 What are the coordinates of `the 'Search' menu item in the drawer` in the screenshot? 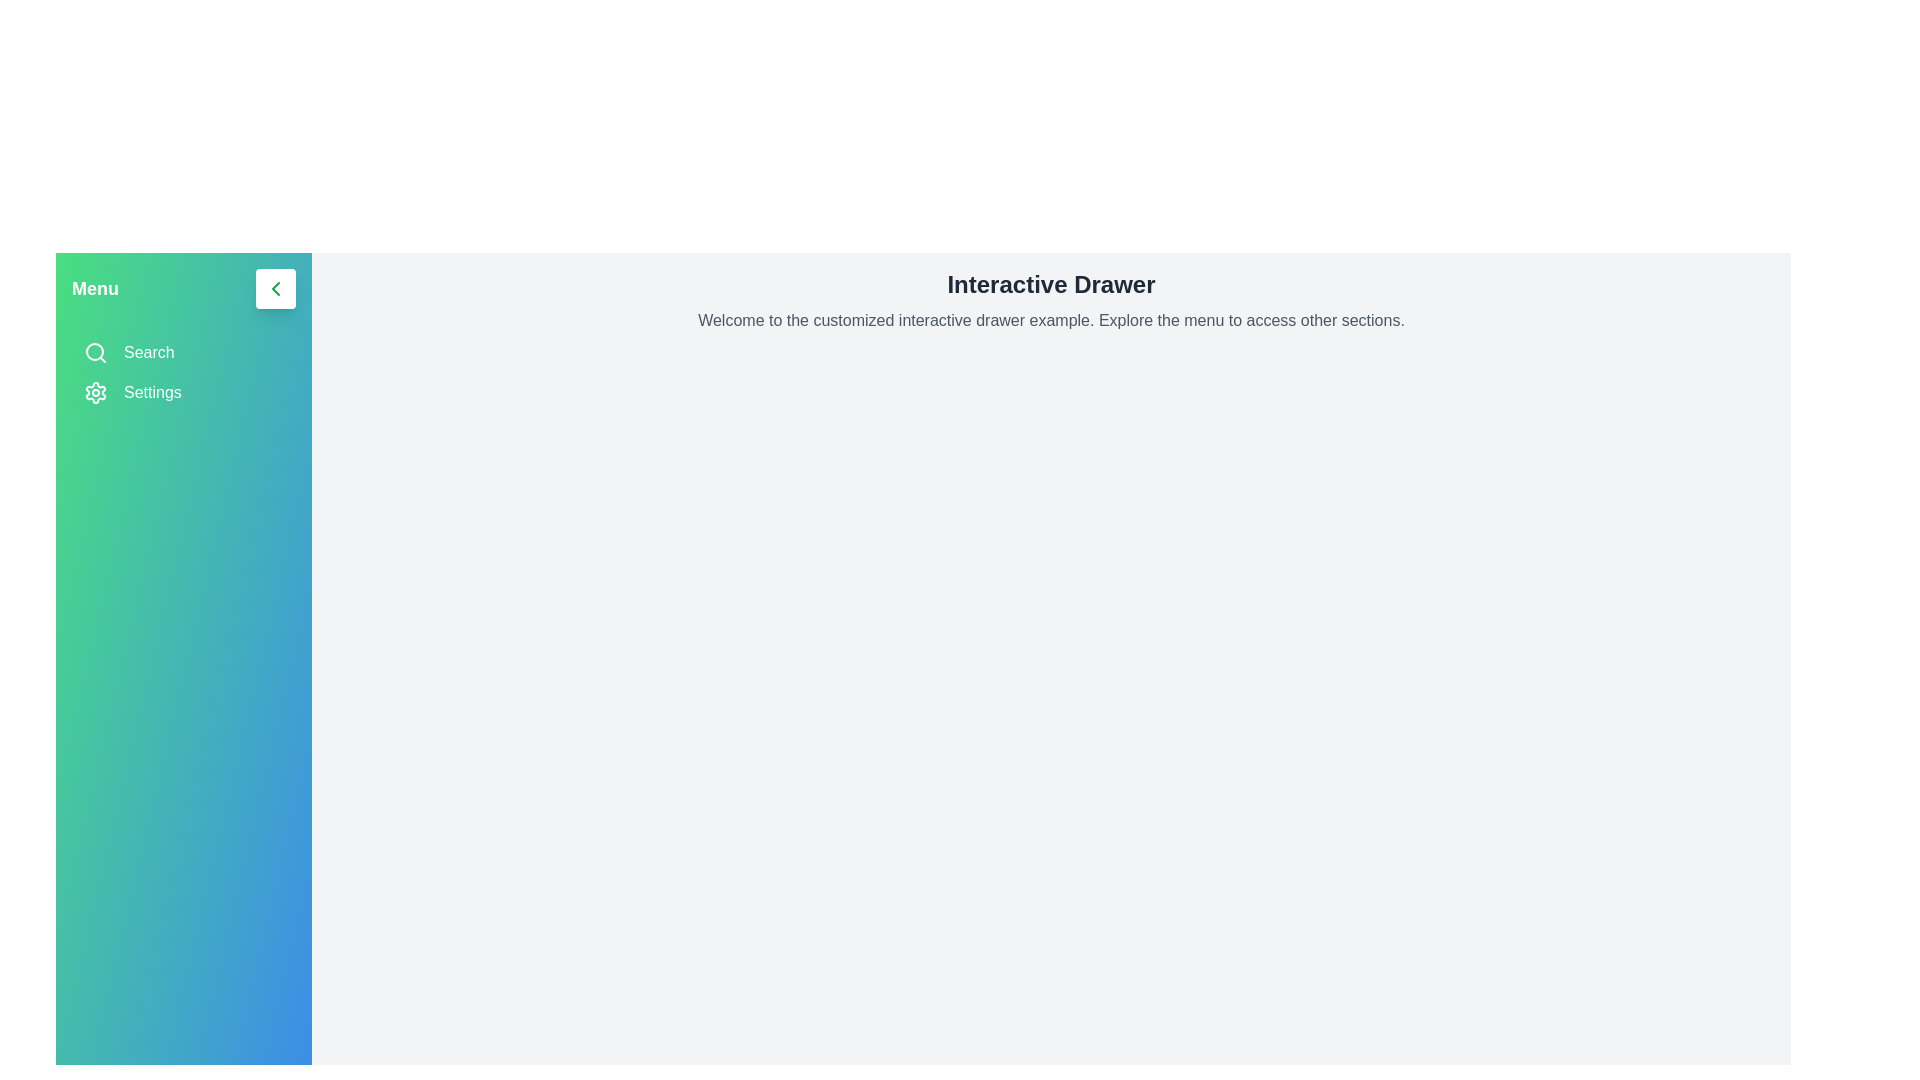 It's located at (183, 352).